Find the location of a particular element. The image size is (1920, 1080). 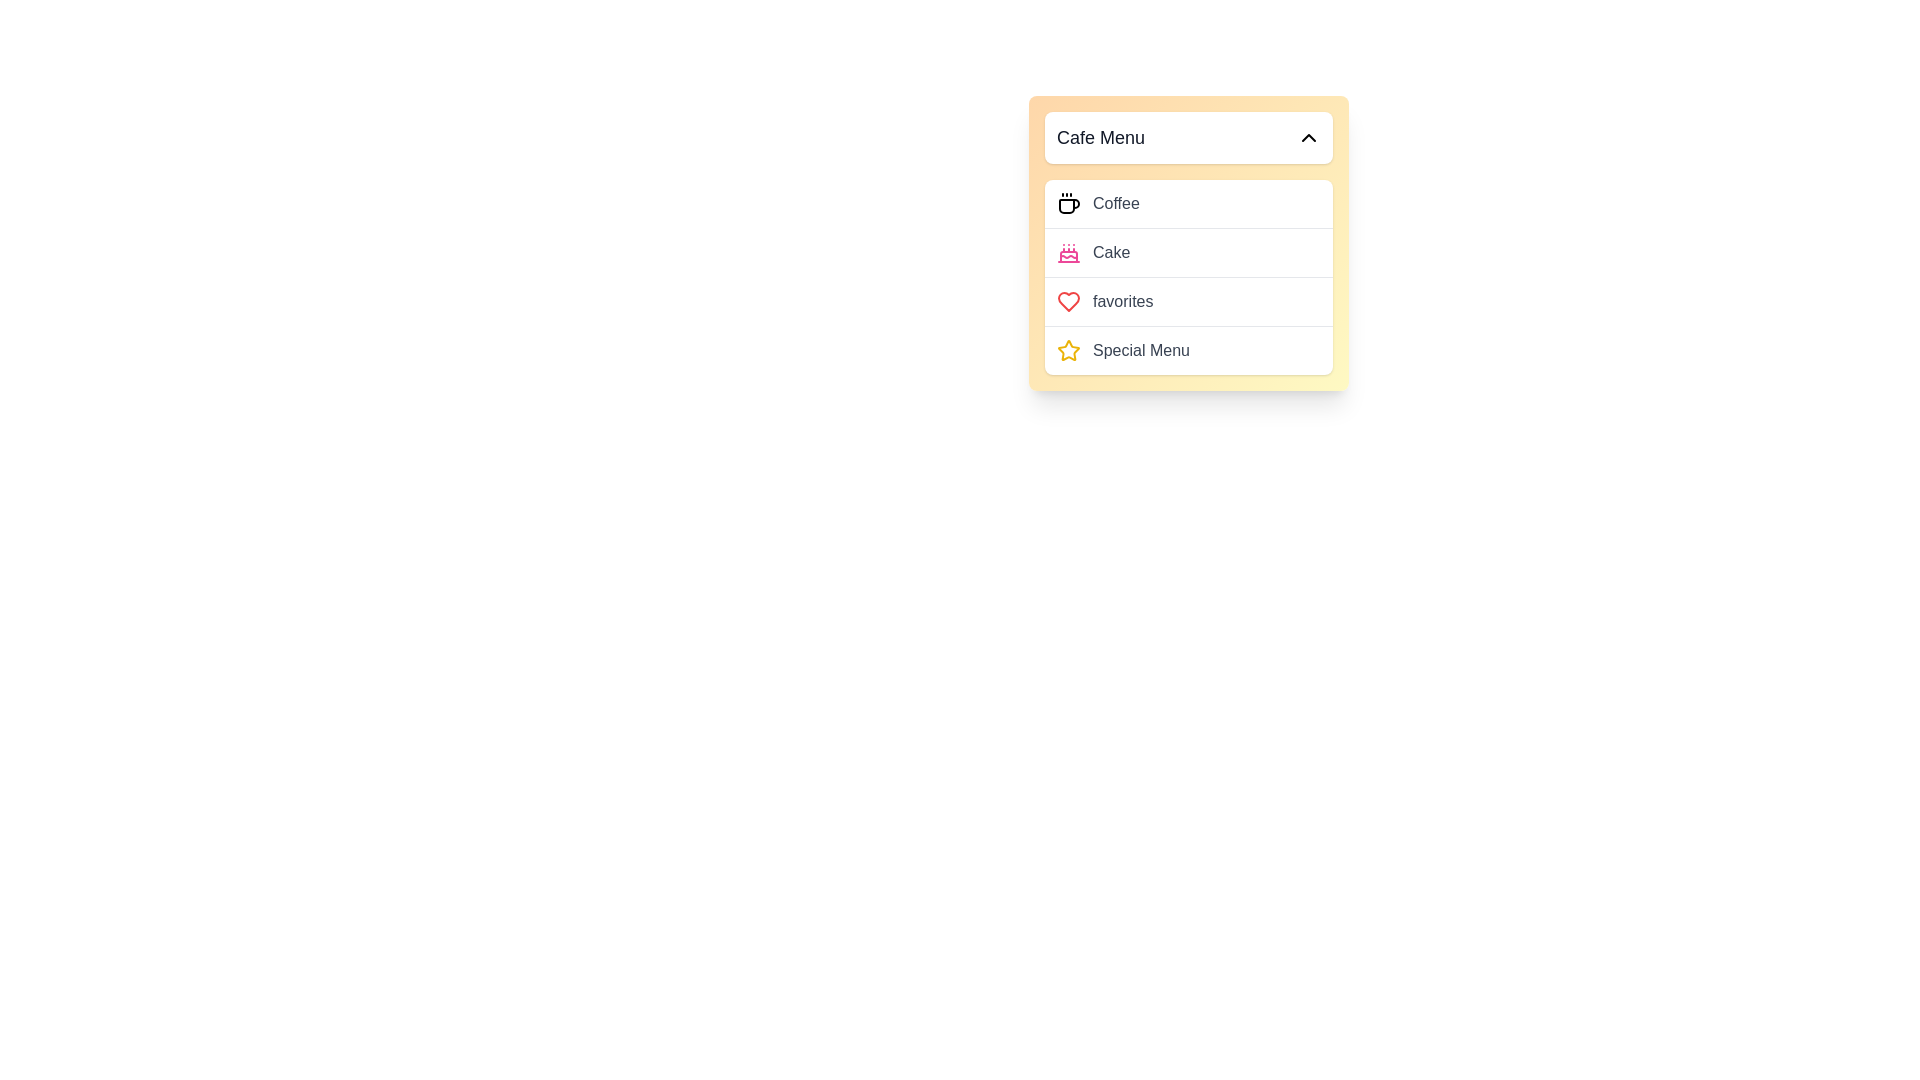

the static text element that serves as the title or label of the drop-down menu, located at the top-left section of the main interface component, before the chevron-up icon is located at coordinates (1100, 137).